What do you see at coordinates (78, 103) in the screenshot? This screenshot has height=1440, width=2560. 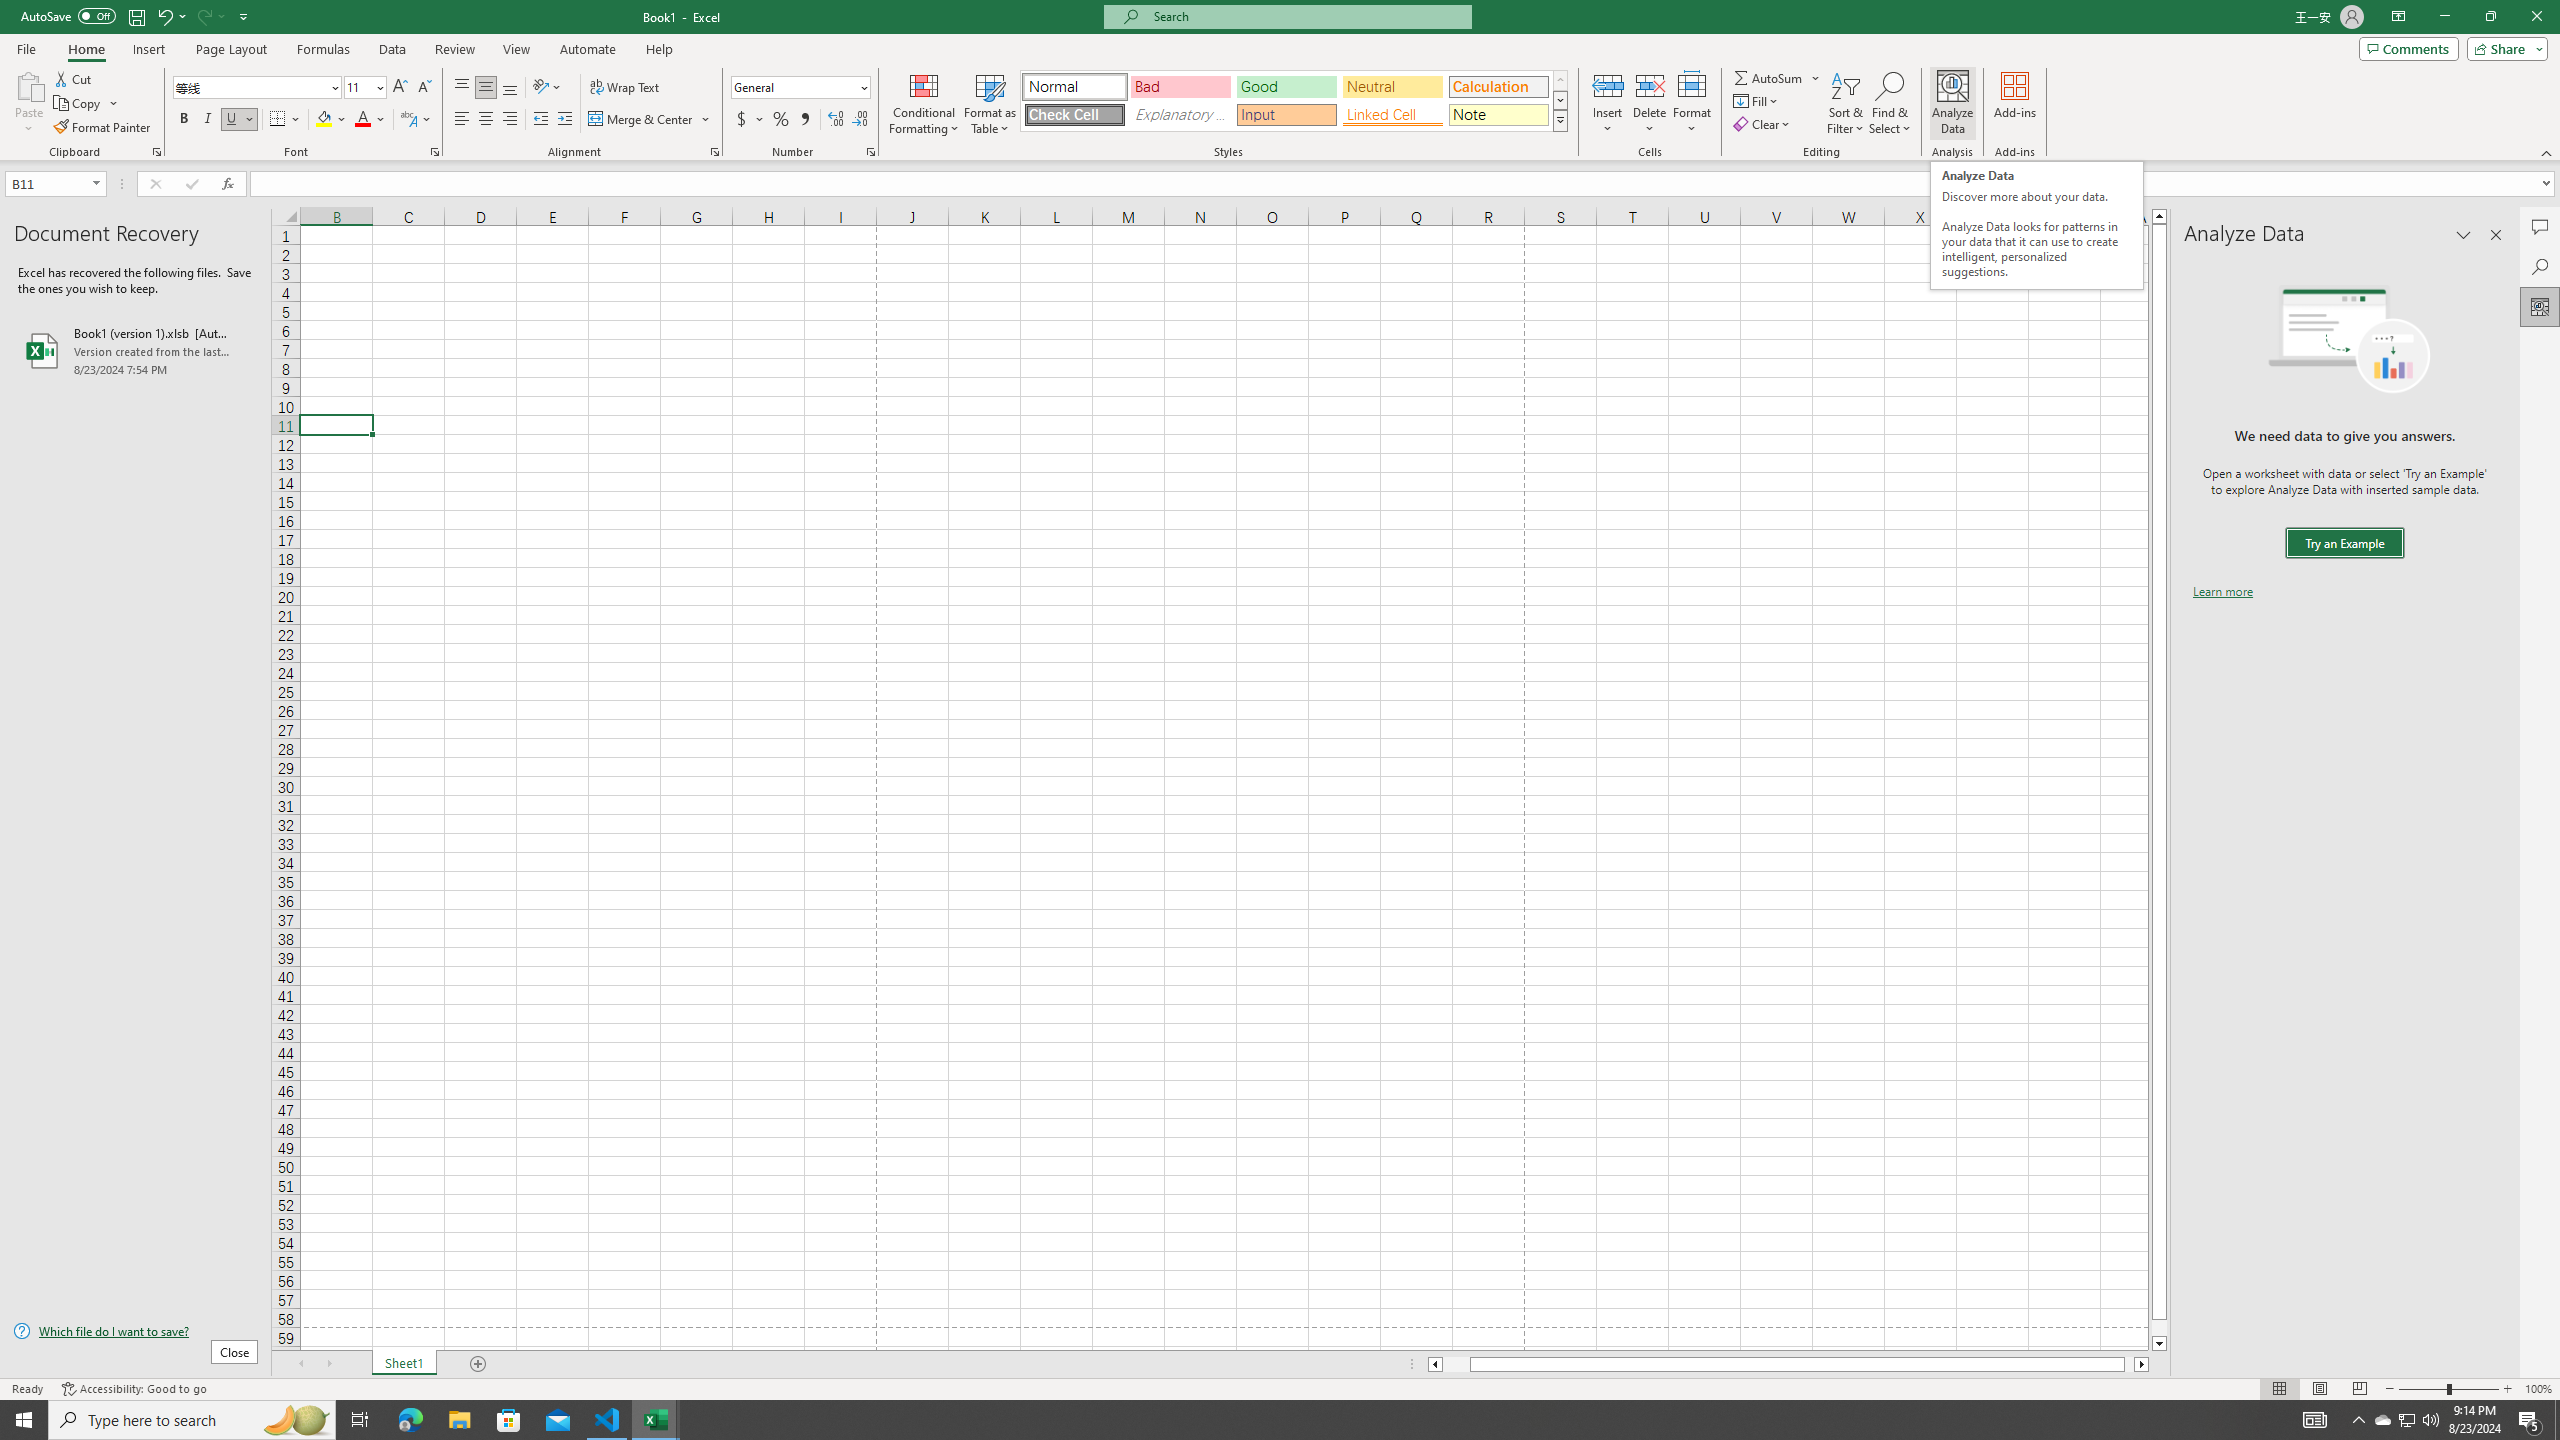 I see `'Copy'` at bounding box center [78, 103].